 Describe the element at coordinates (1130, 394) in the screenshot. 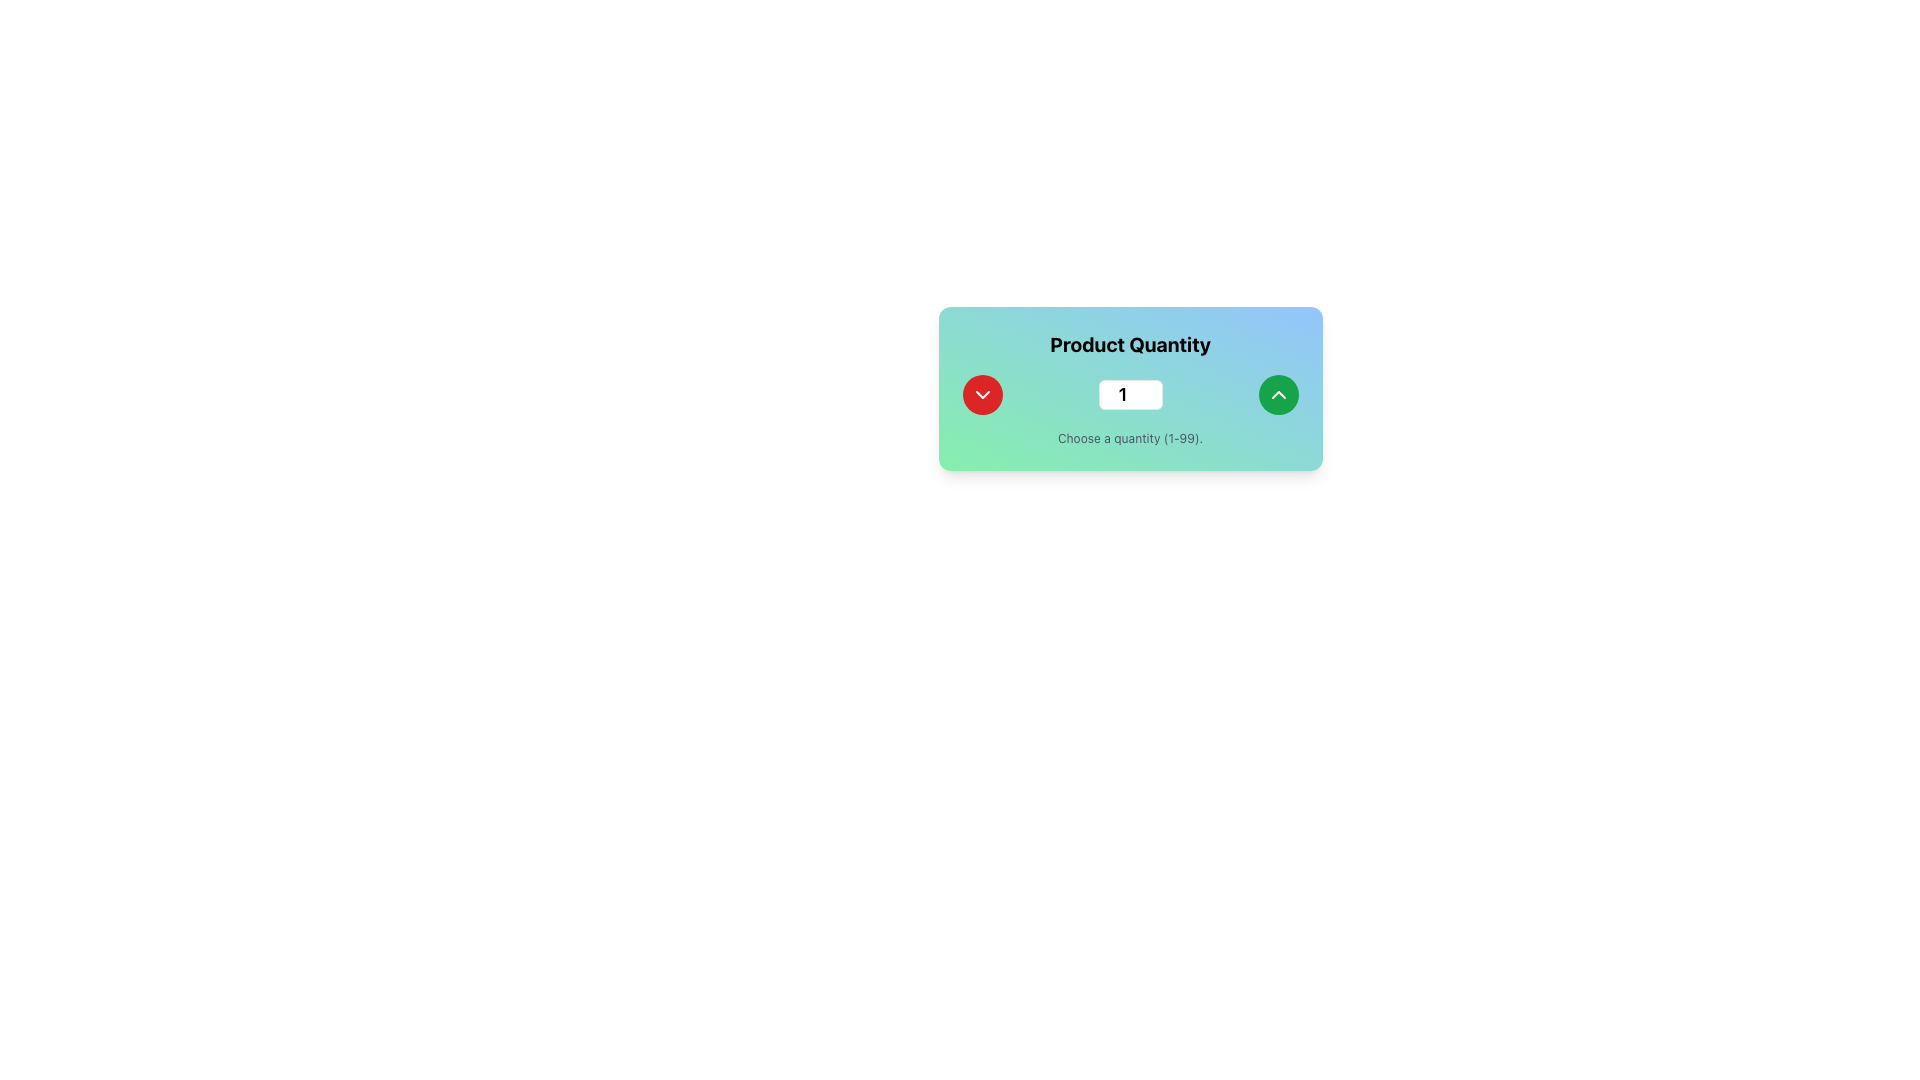

I see `the number input field located centrally between the red circular button with a downward arrow and the green circular button with an upward arrow to focus on it` at that location.